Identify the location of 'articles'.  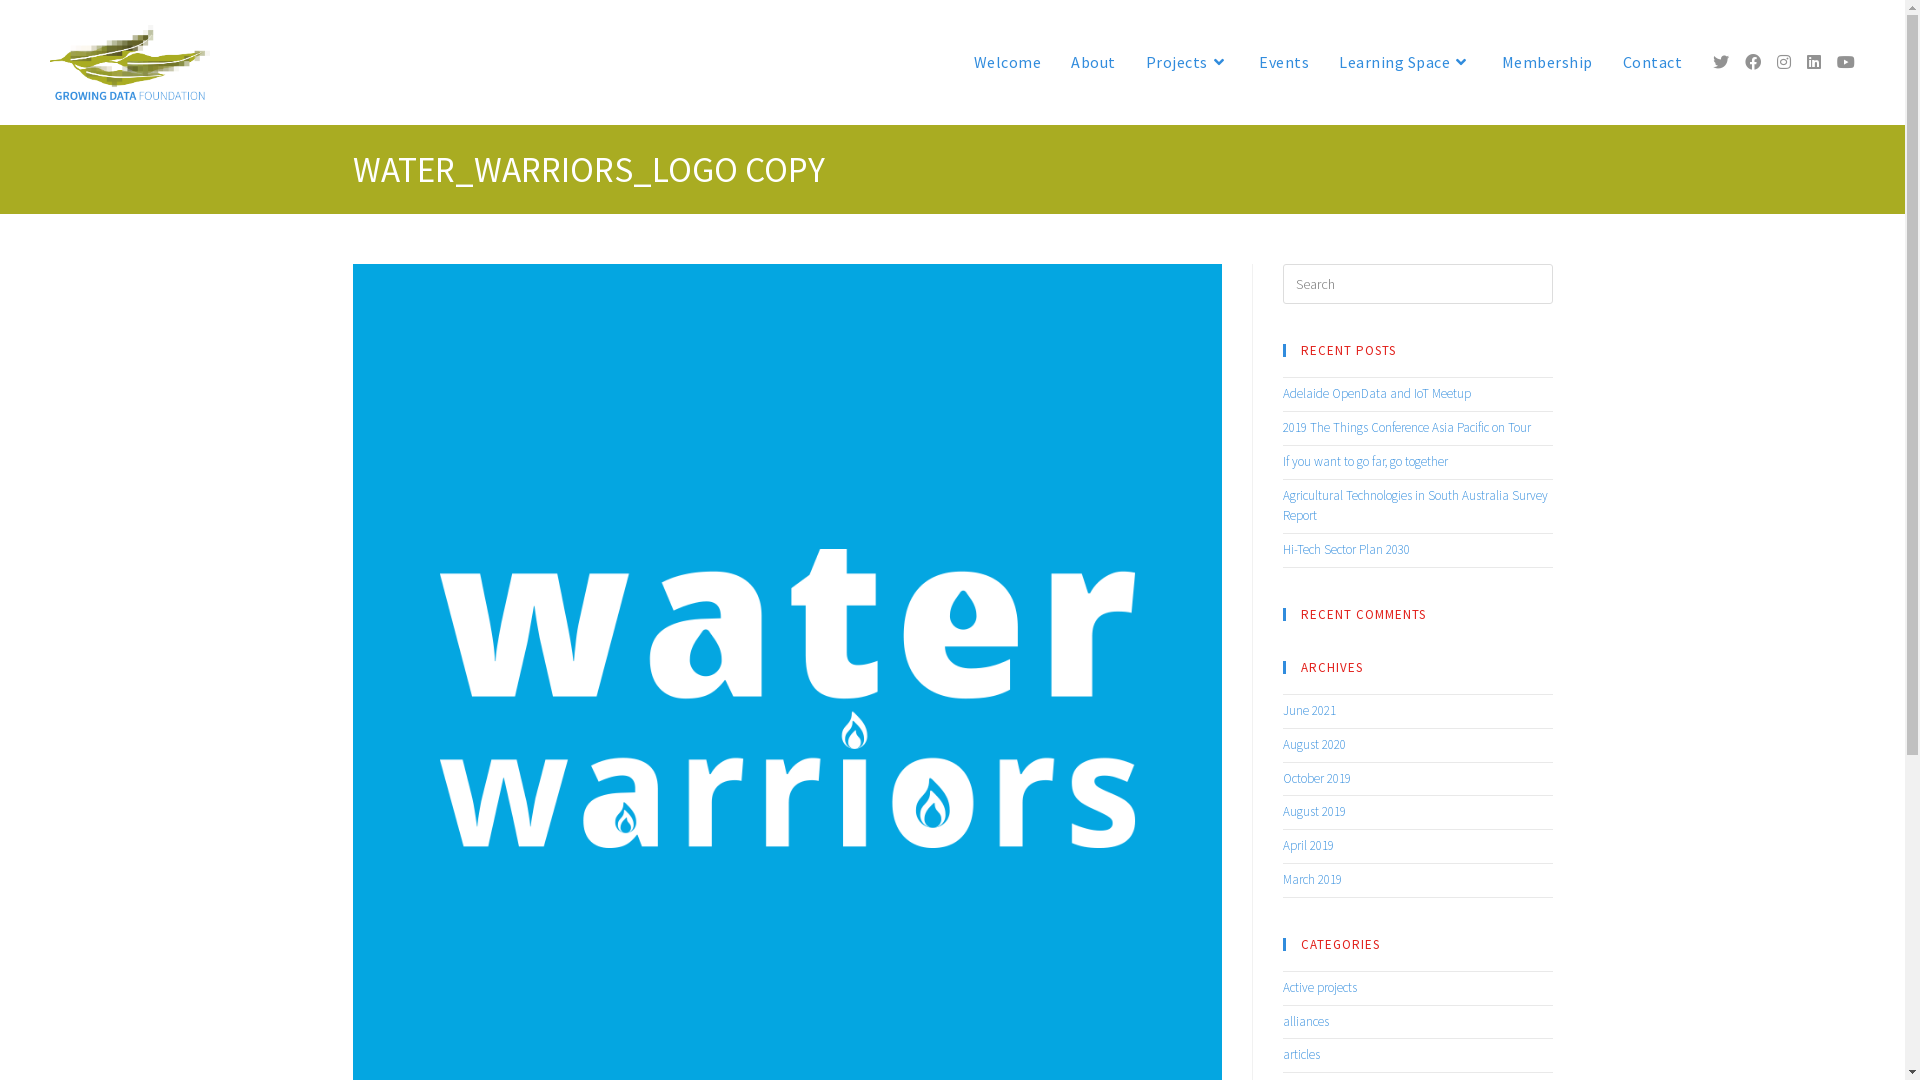
(1300, 1053).